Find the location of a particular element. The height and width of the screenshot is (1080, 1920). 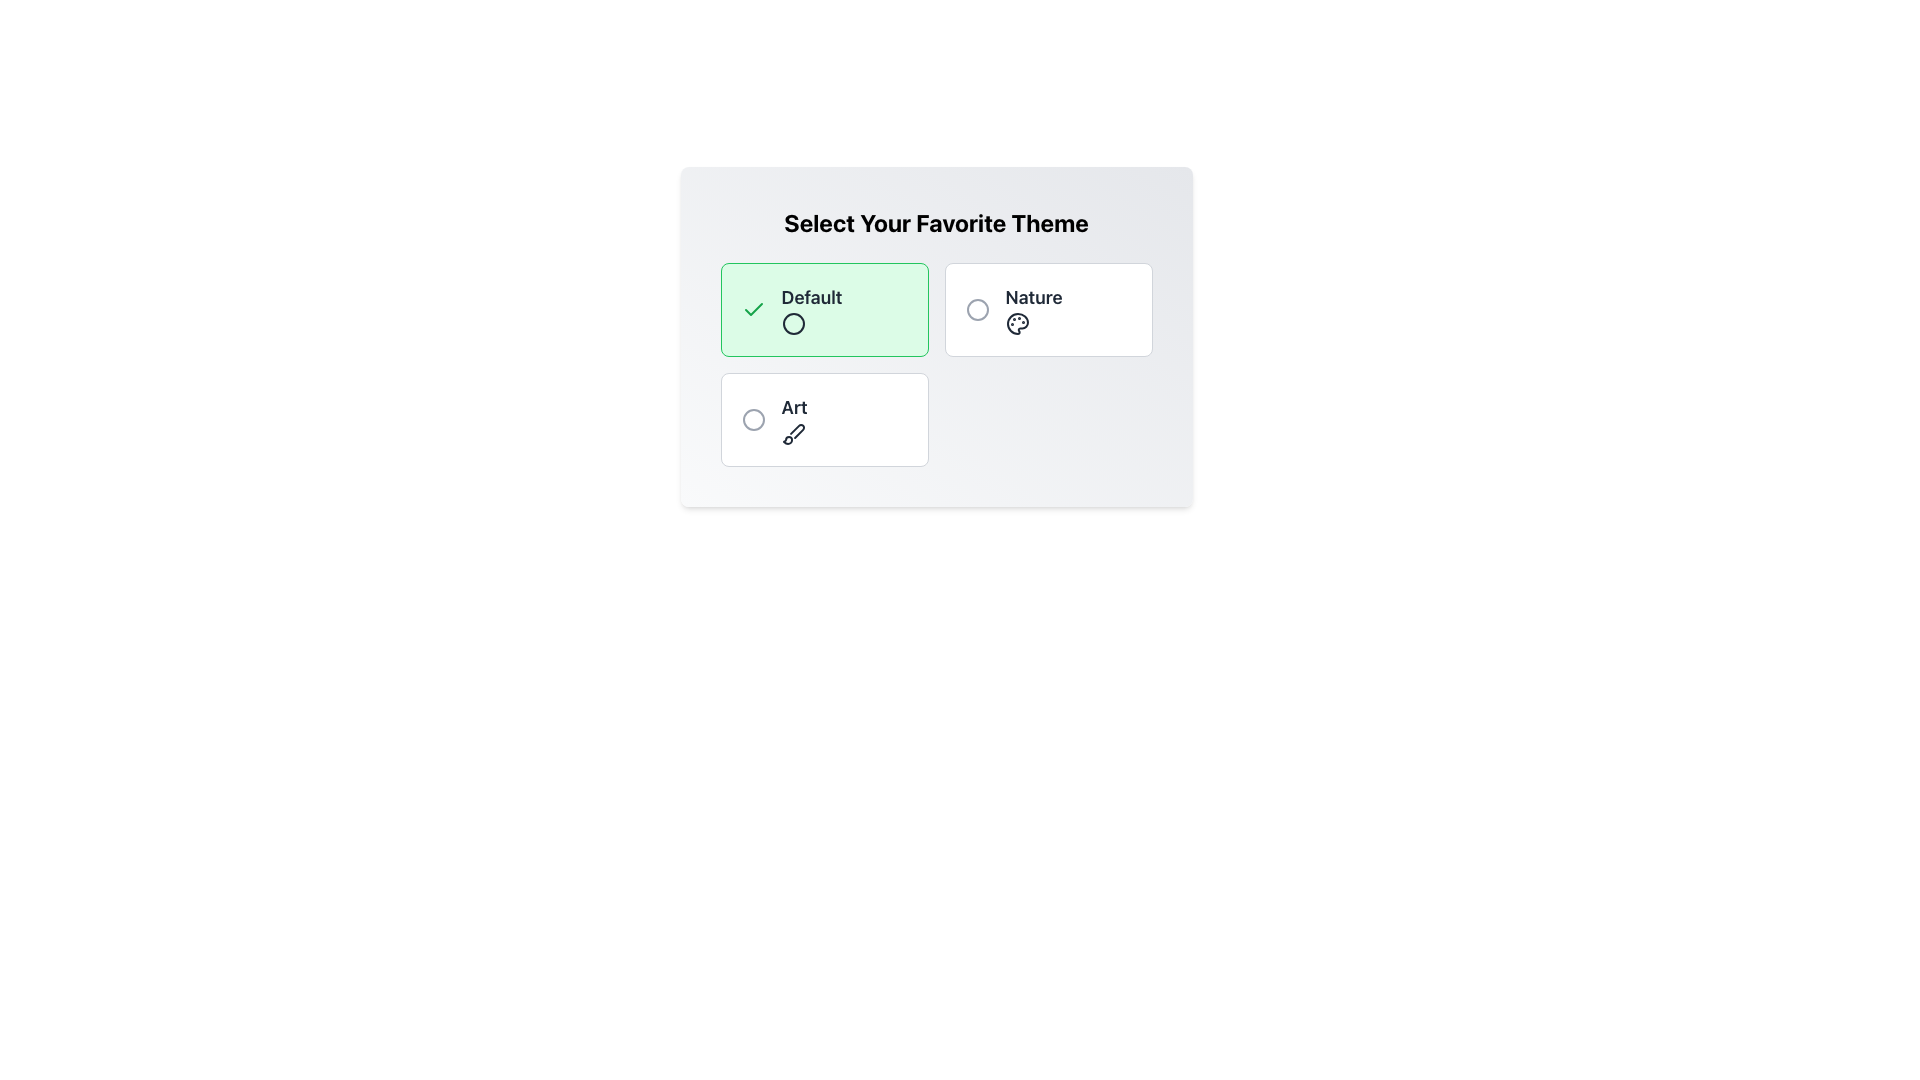

the 'Art' theme icon located at the top-left corner of the 'Art' selection card is located at coordinates (752, 419).